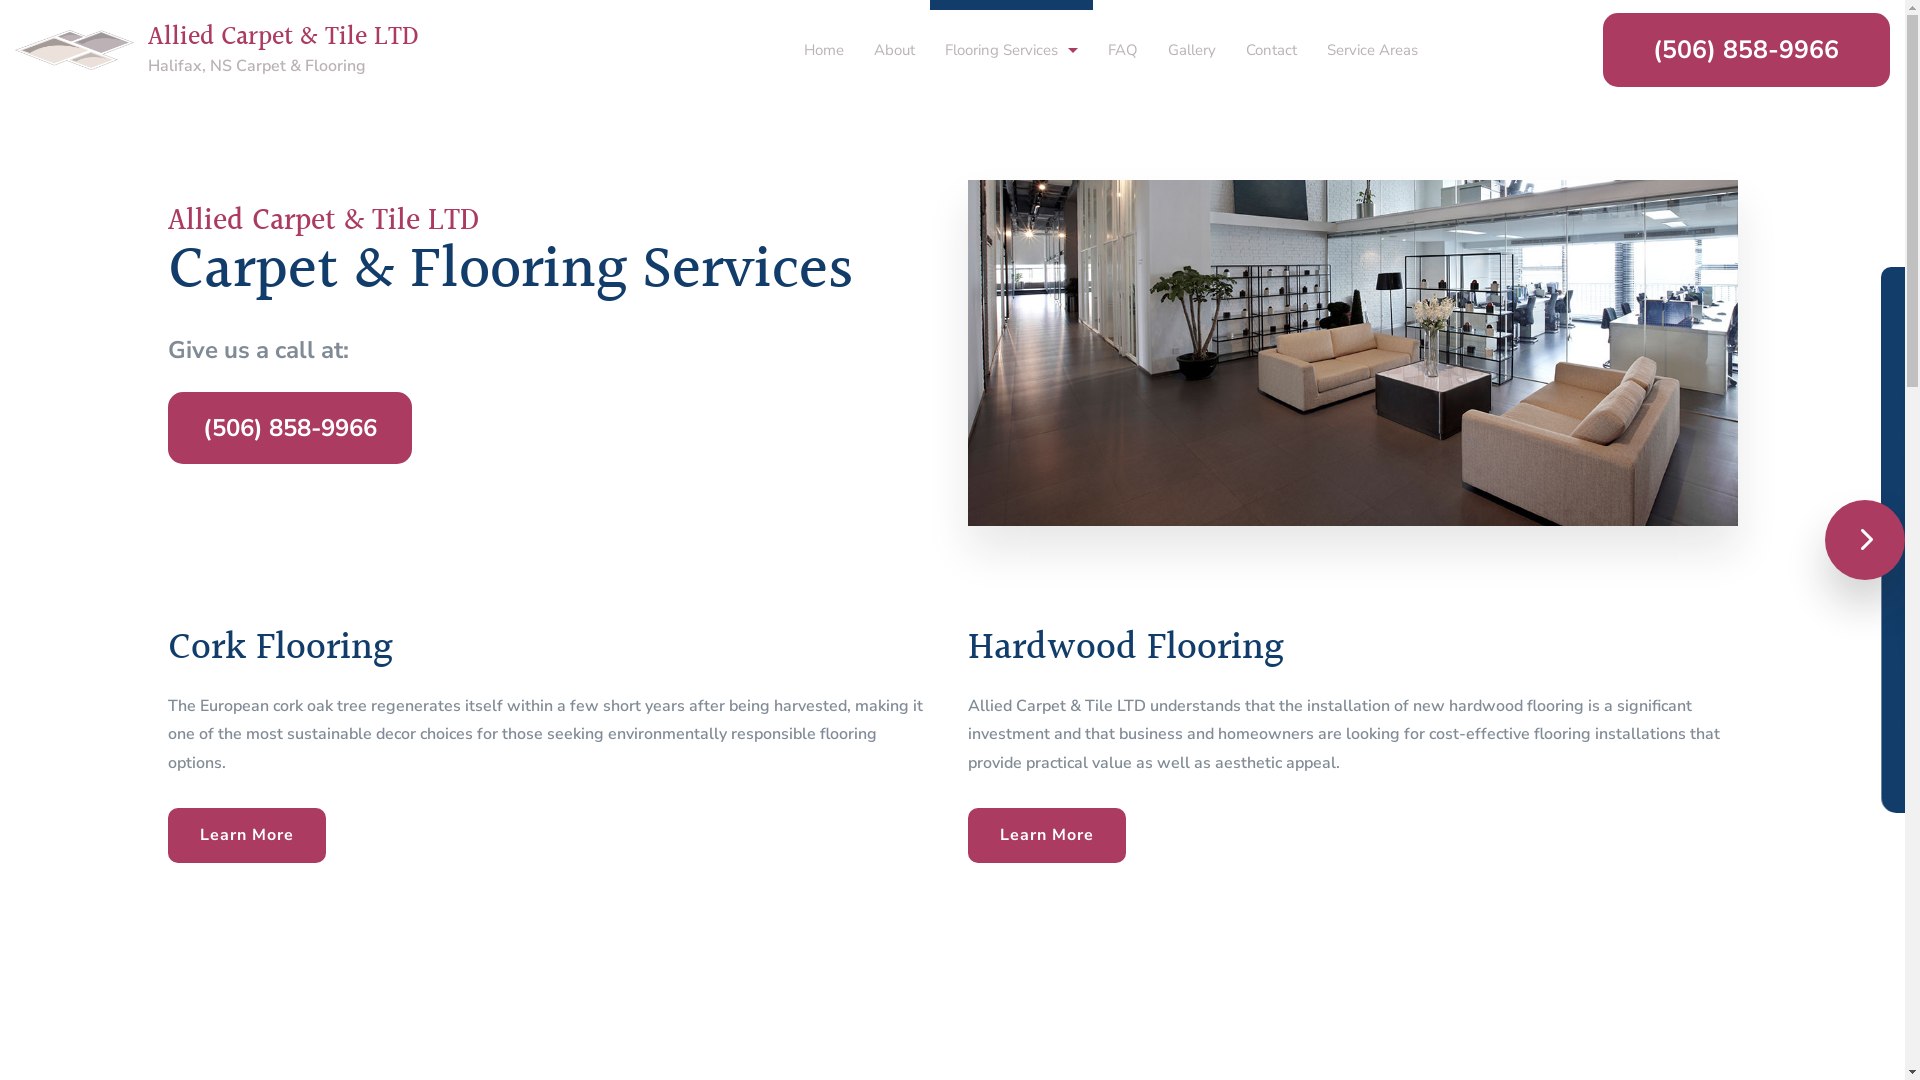  Describe the element at coordinates (1092, 36) in the screenshot. I see `'FAQ'` at that location.